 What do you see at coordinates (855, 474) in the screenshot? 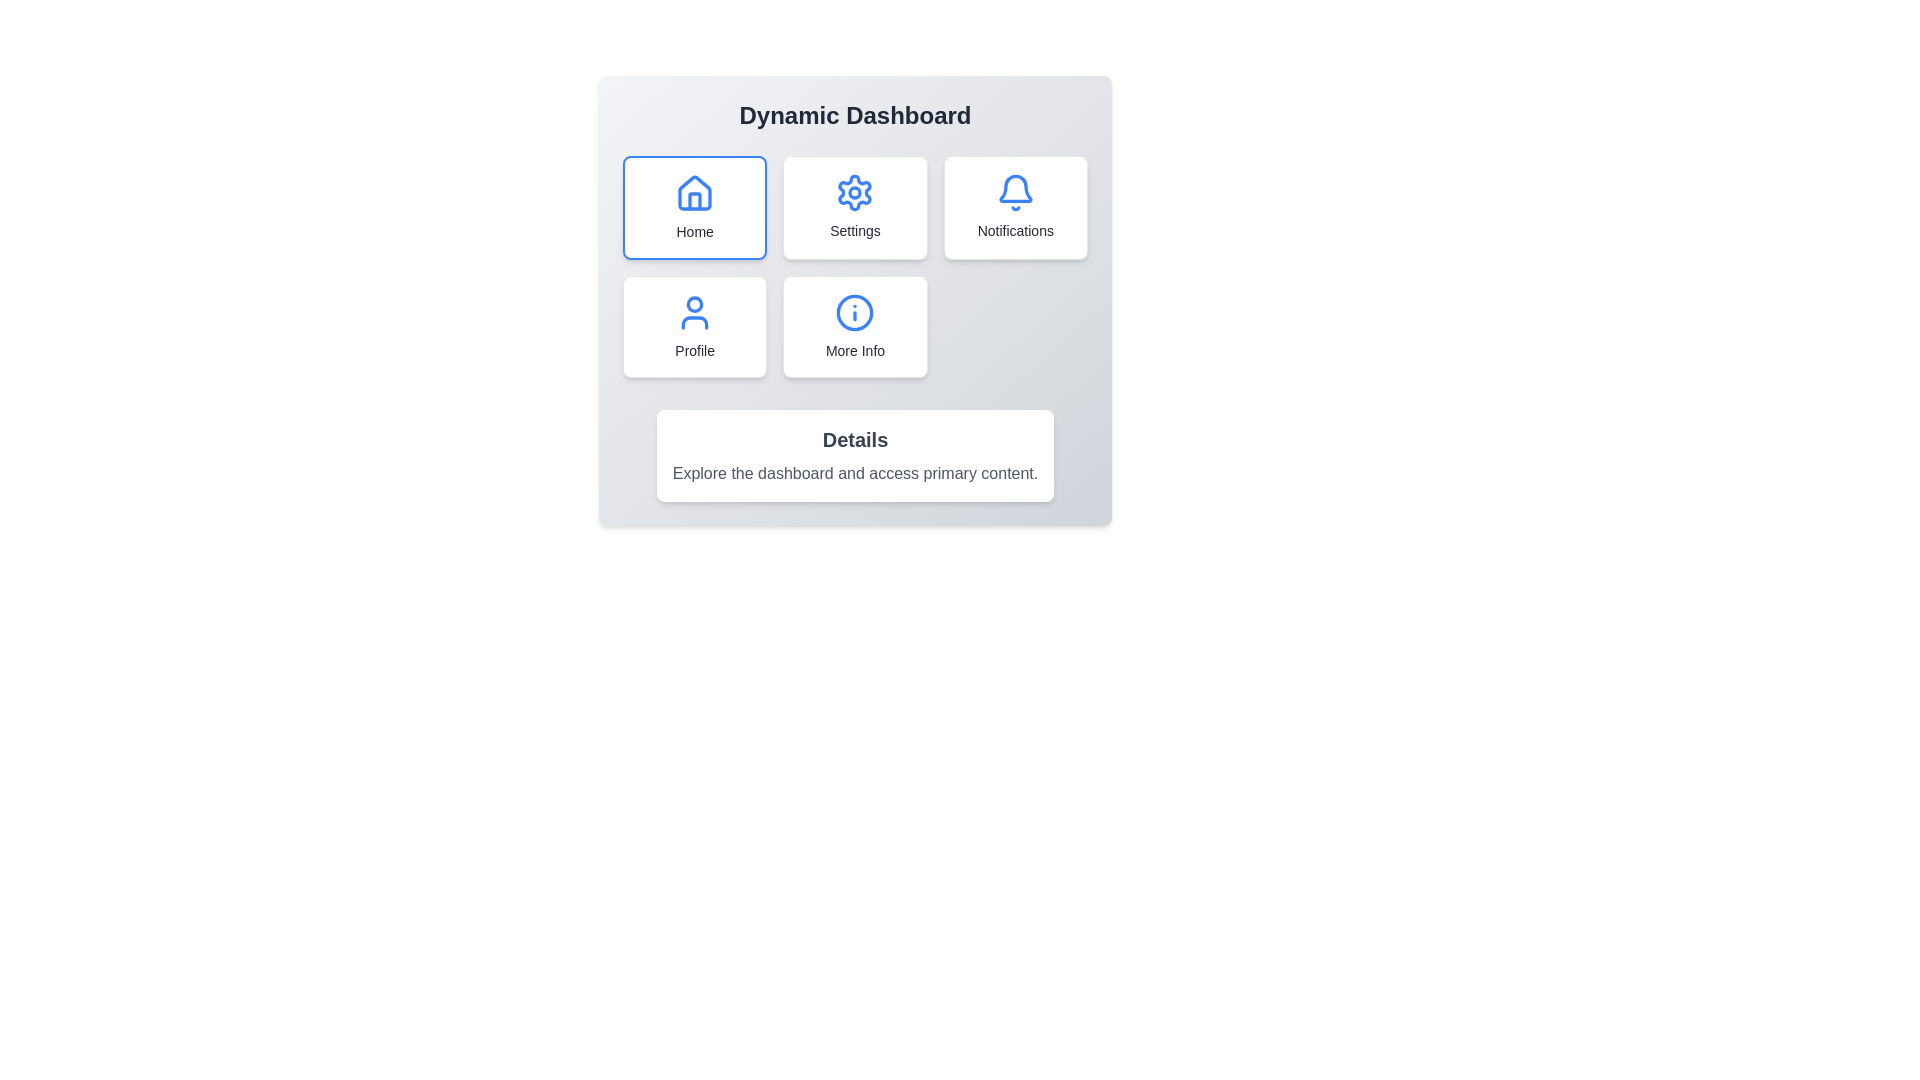
I see `text displayed in the Text Display located directly underneath the 'Details' section within the white card panel` at bounding box center [855, 474].